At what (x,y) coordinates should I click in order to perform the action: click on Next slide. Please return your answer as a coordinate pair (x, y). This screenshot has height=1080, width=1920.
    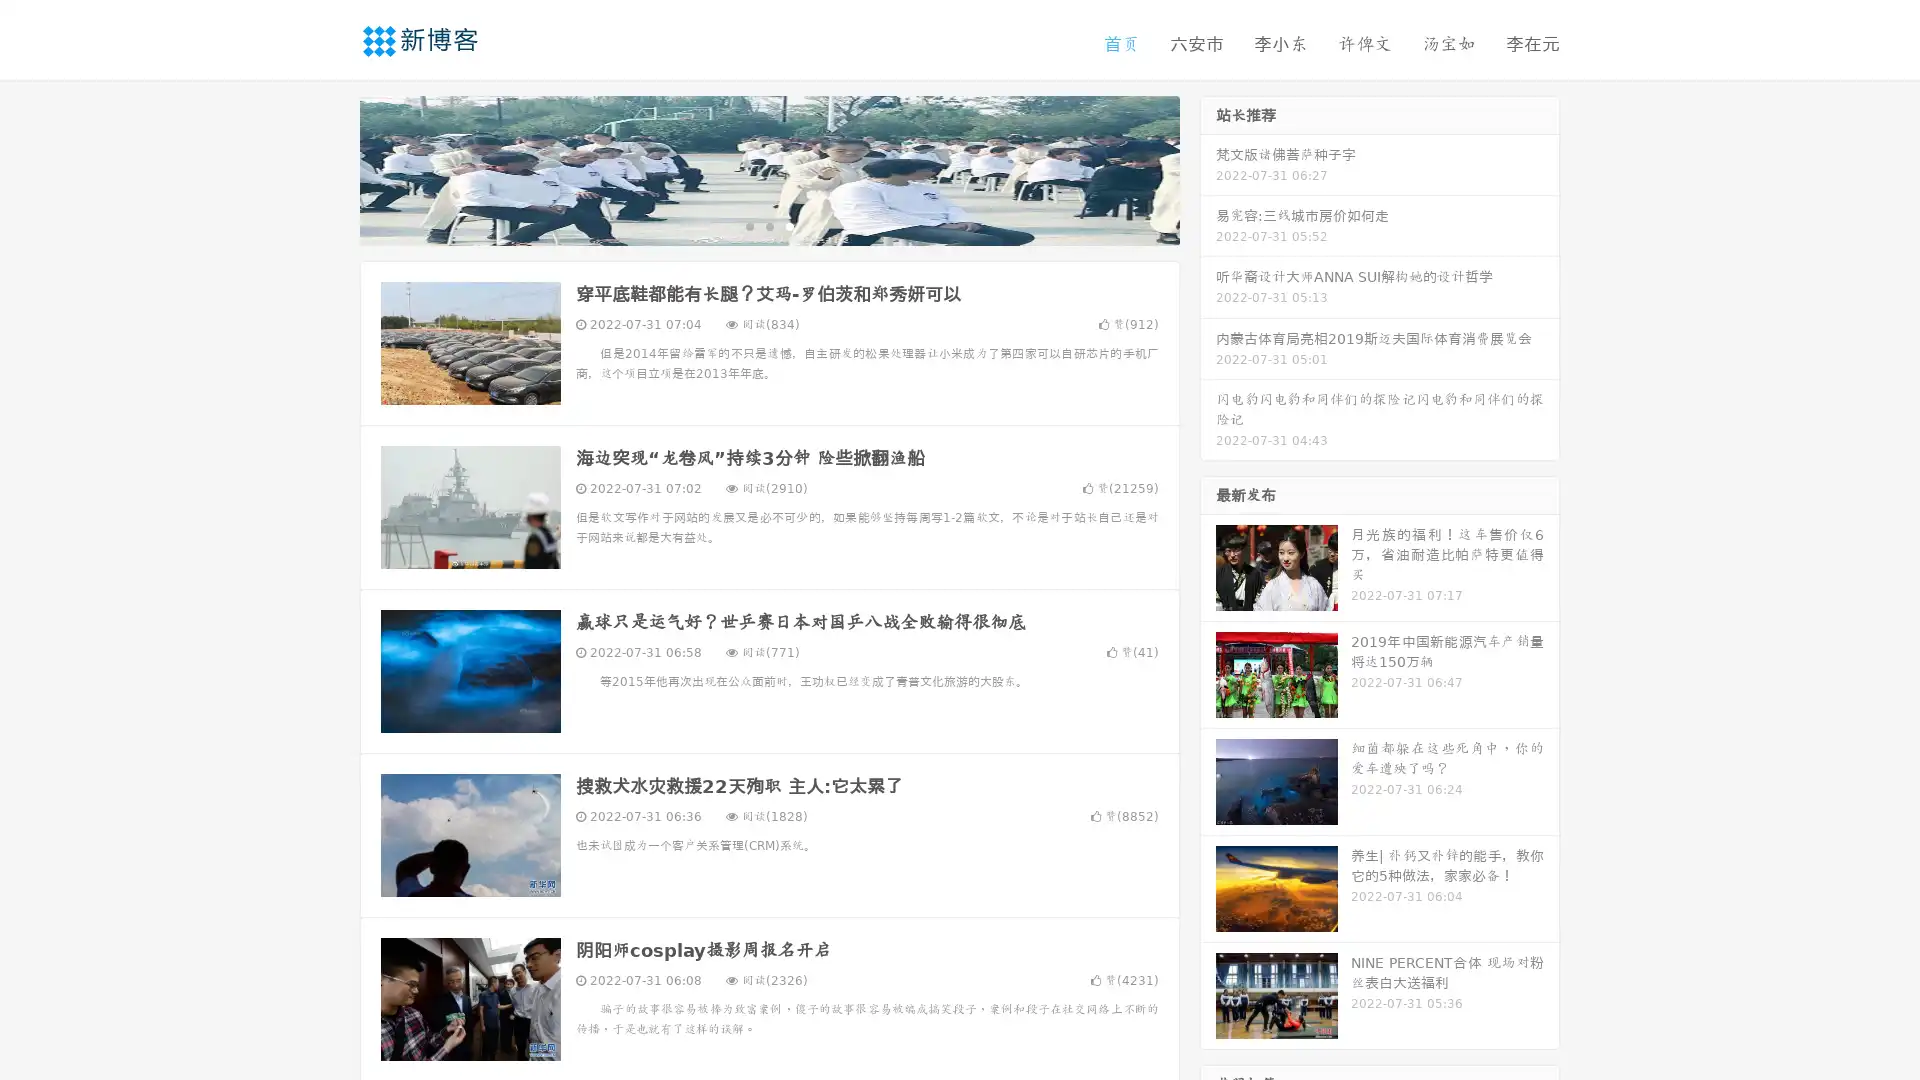
    Looking at the image, I should click on (1208, 168).